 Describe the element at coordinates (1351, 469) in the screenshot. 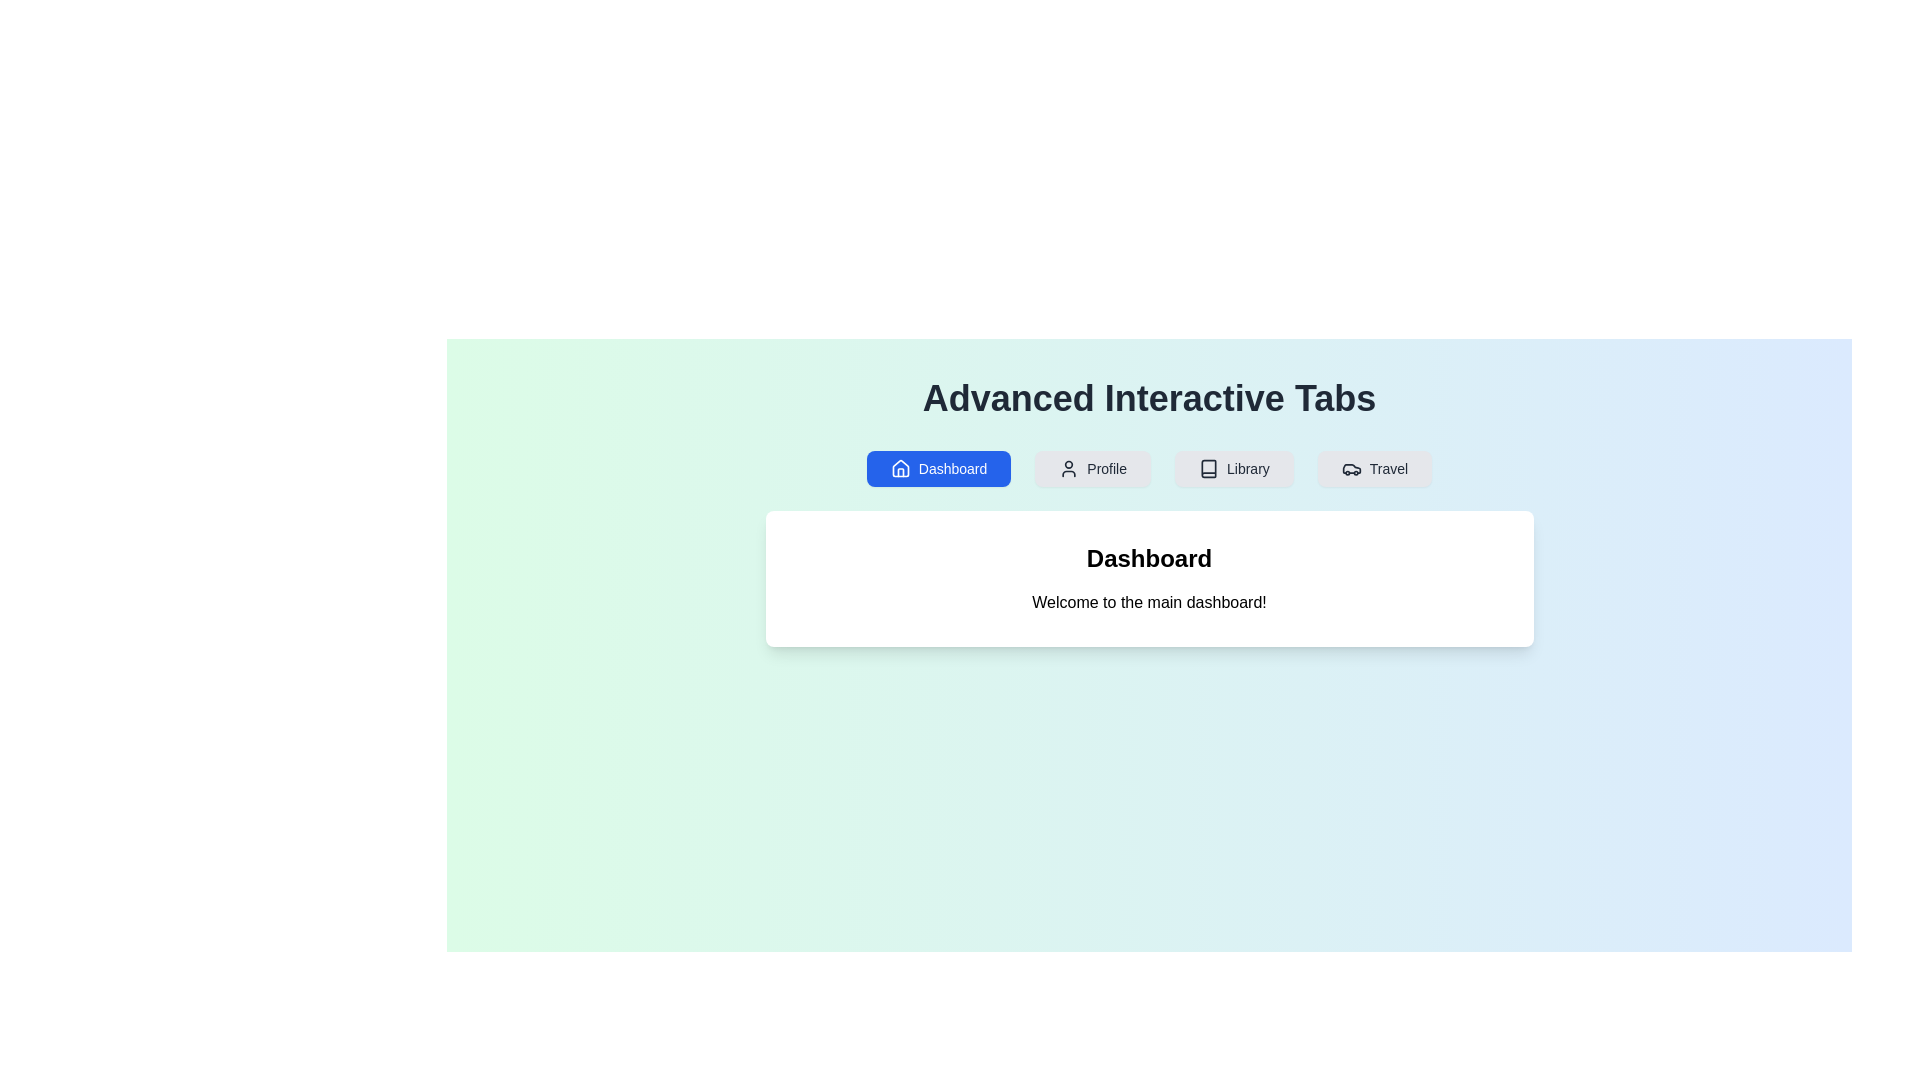

I see `the 'Travel' tab icon, which is the first graphical component in the rightmost navigation tab for travel-related functionalities` at that location.